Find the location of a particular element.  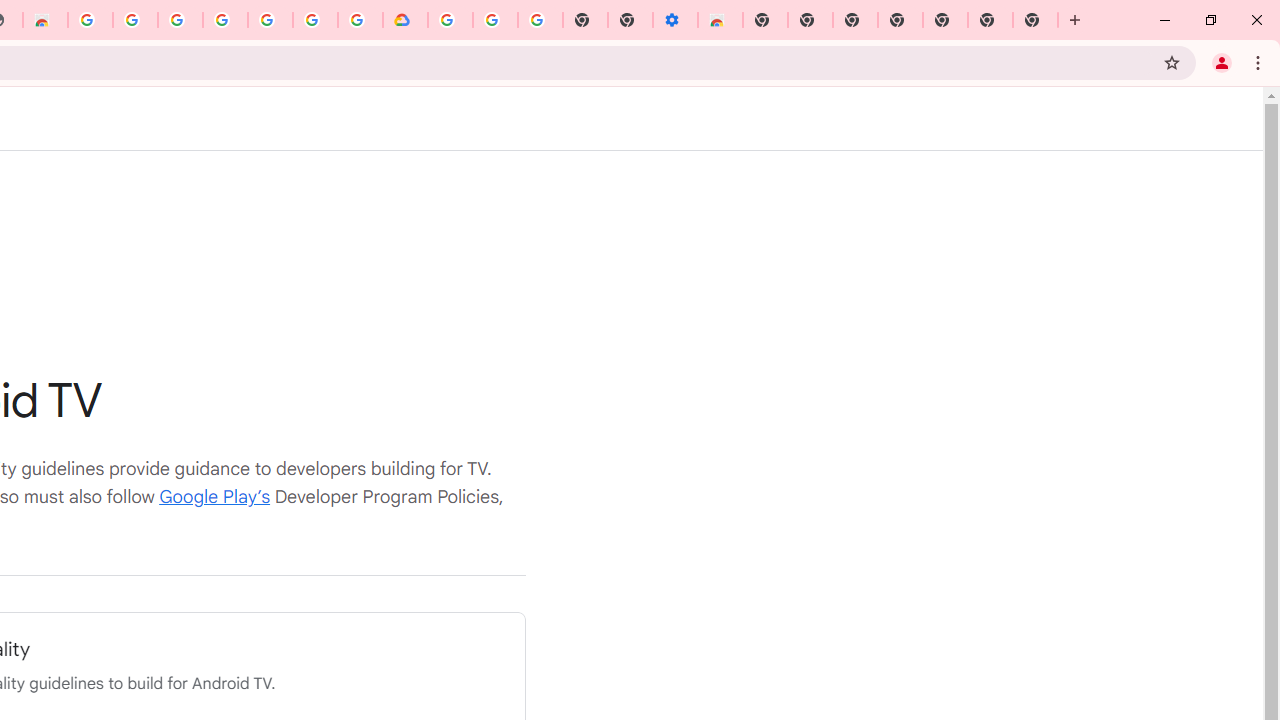

'Google Account Help' is located at coordinates (495, 20).